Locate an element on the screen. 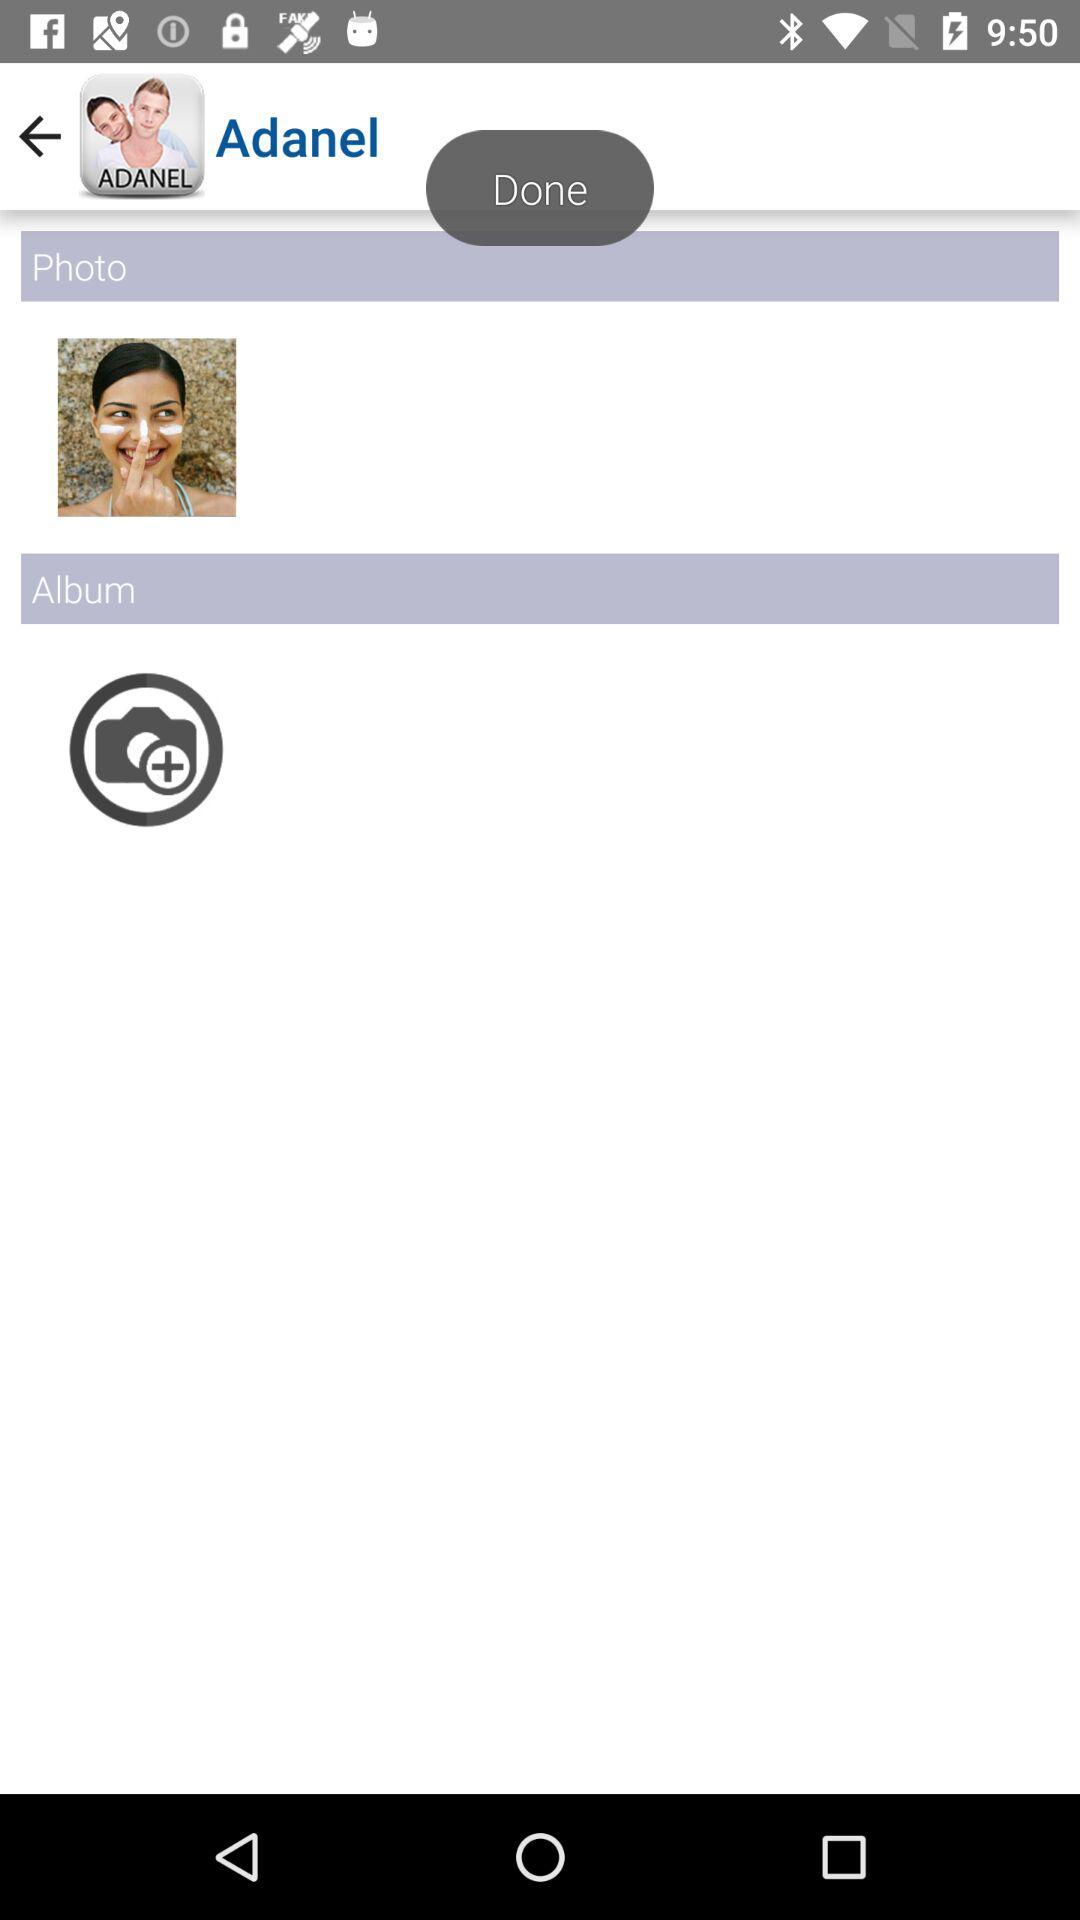  the photo icon is located at coordinates (145, 748).